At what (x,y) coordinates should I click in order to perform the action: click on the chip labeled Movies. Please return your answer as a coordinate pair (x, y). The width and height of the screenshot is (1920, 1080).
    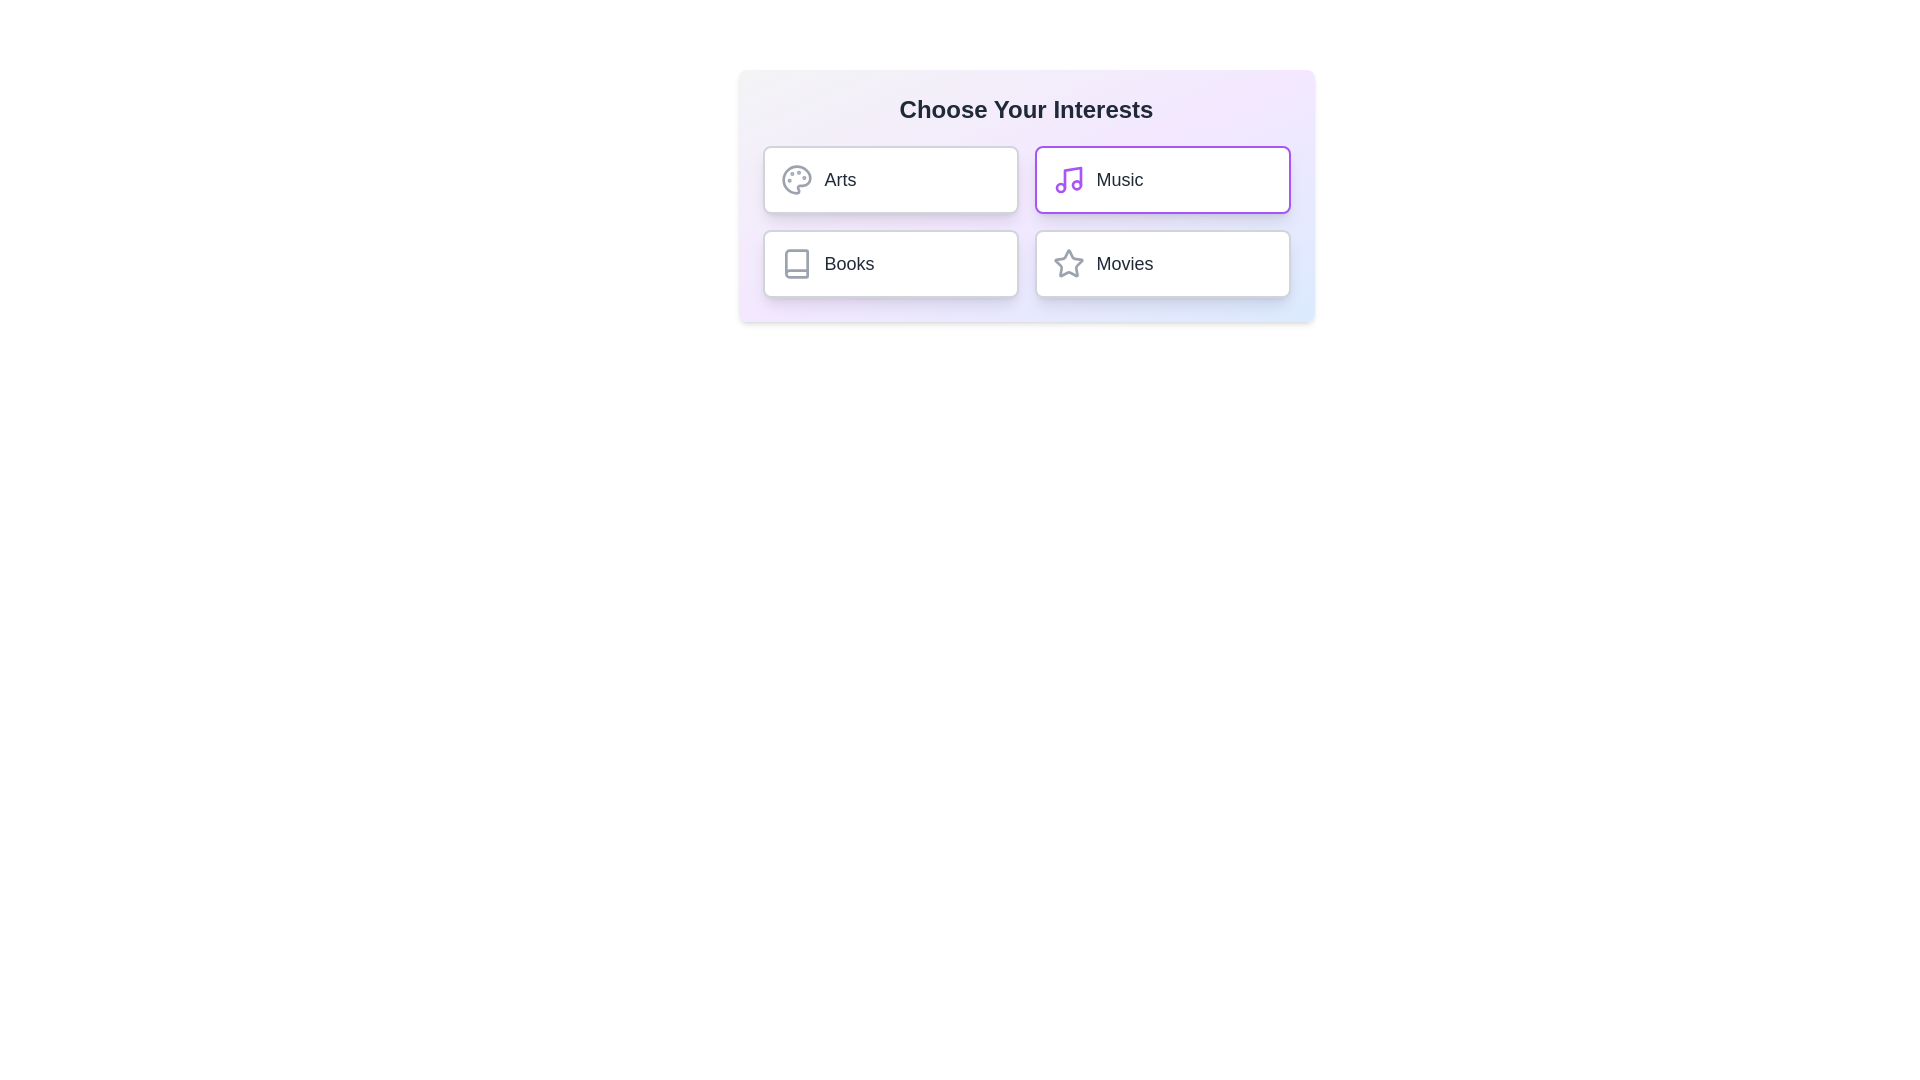
    Looking at the image, I should click on (1162, 262).